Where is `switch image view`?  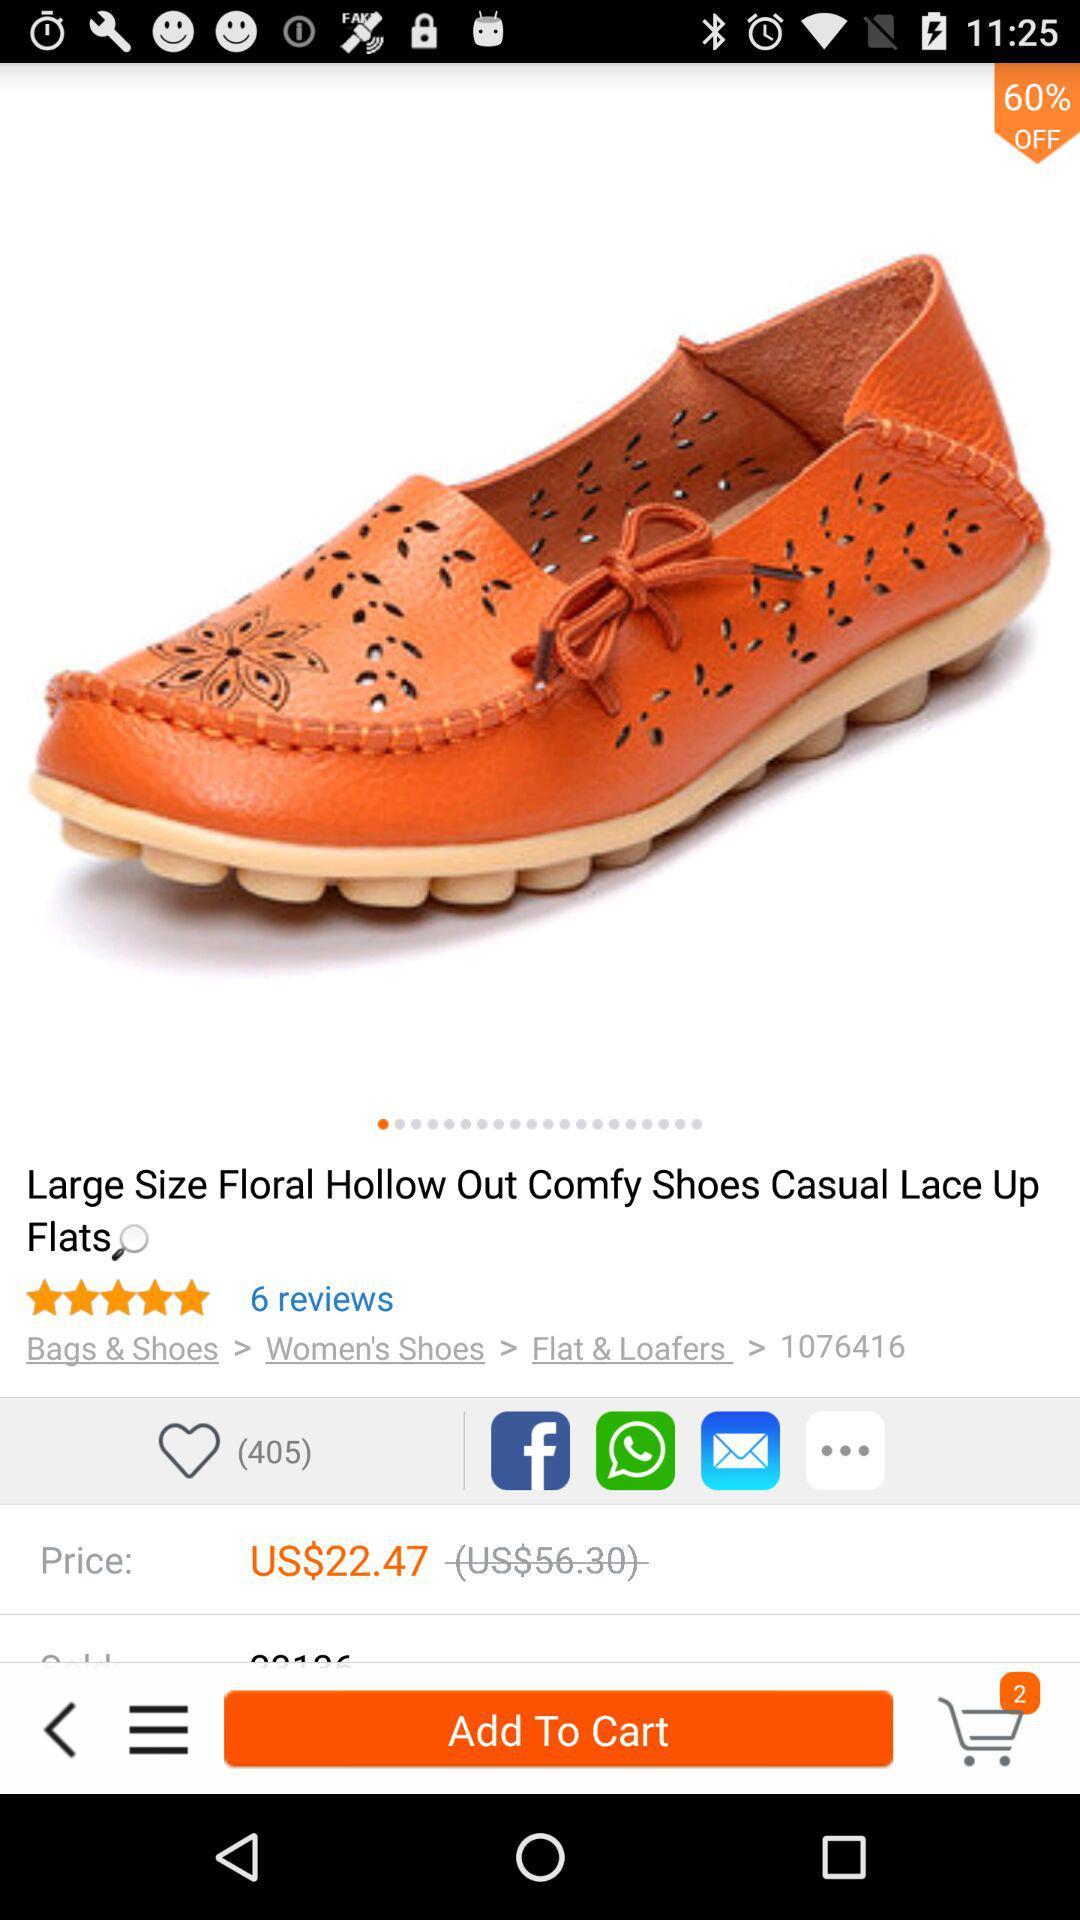
switch image view is located at coordinates (564, 1124).